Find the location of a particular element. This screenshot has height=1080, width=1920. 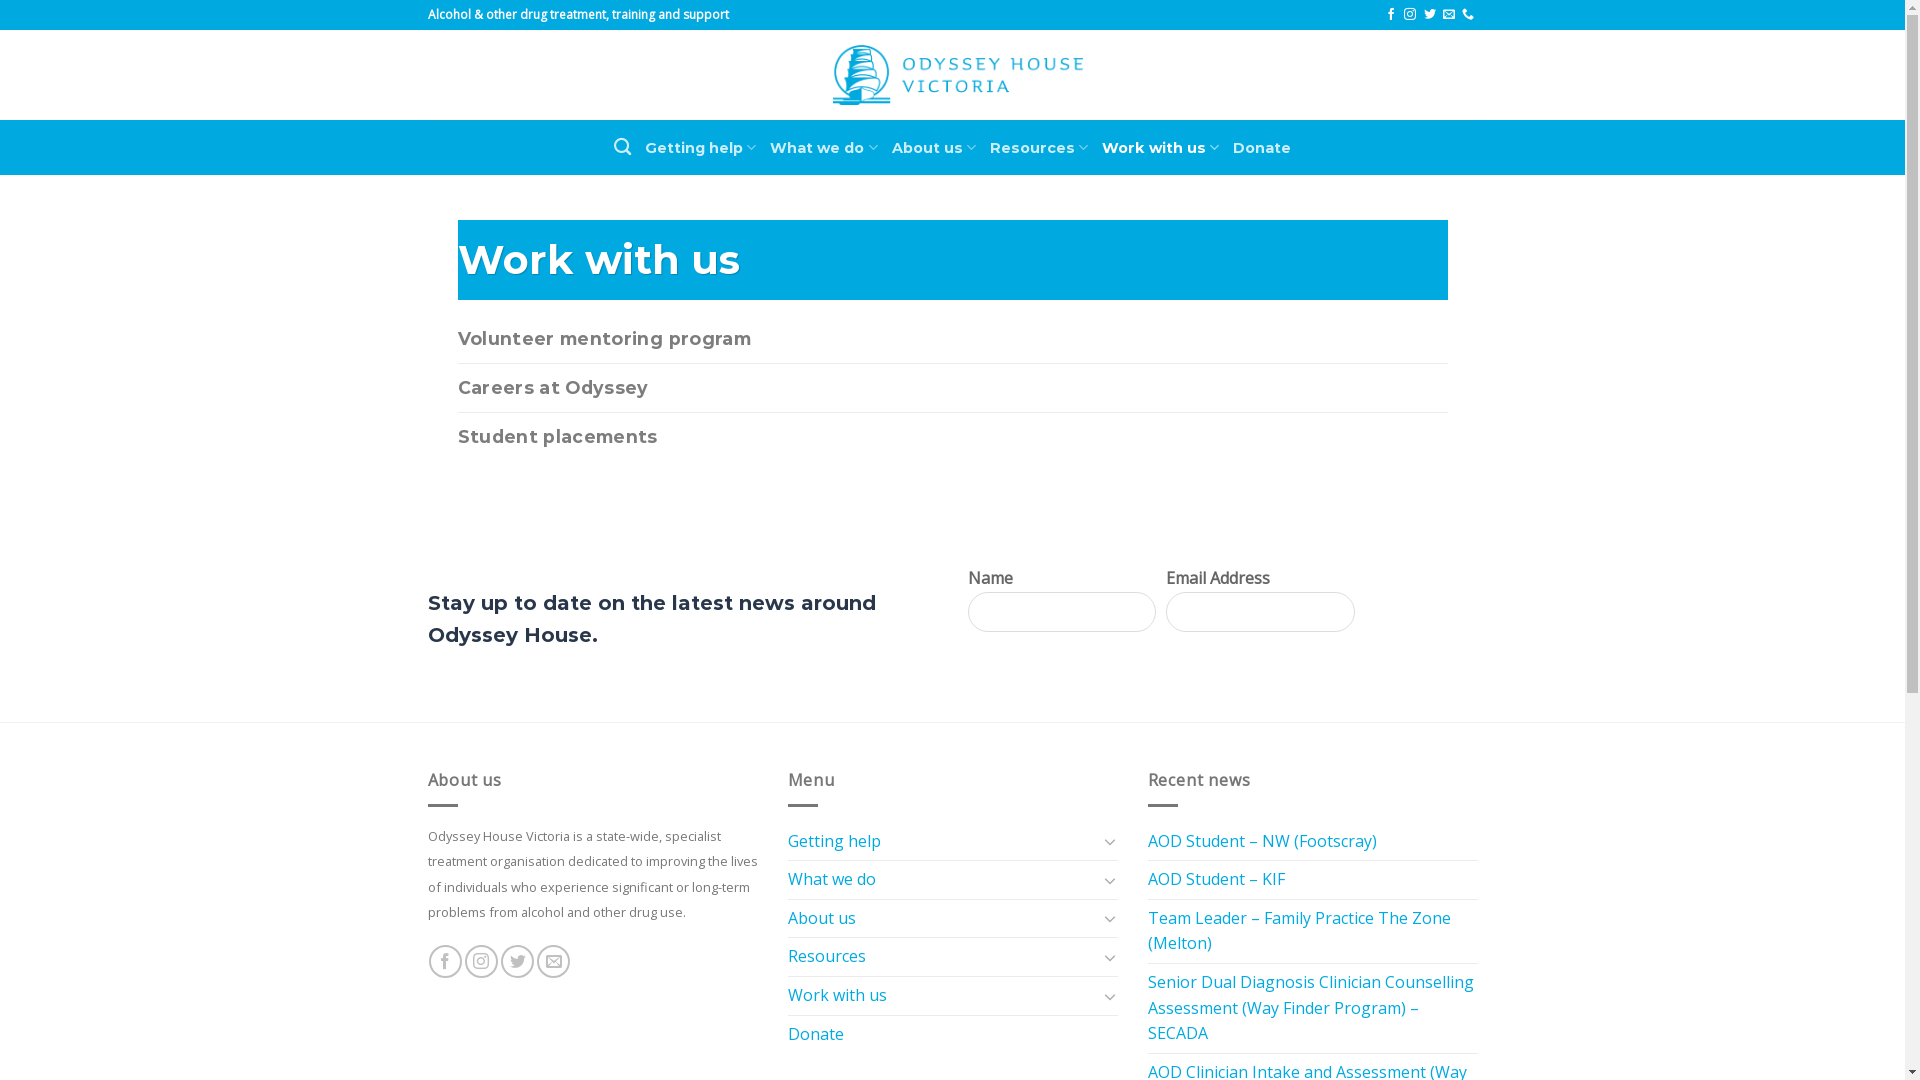

'Odyssey House Victoria' is located at coordinates (955, 74).